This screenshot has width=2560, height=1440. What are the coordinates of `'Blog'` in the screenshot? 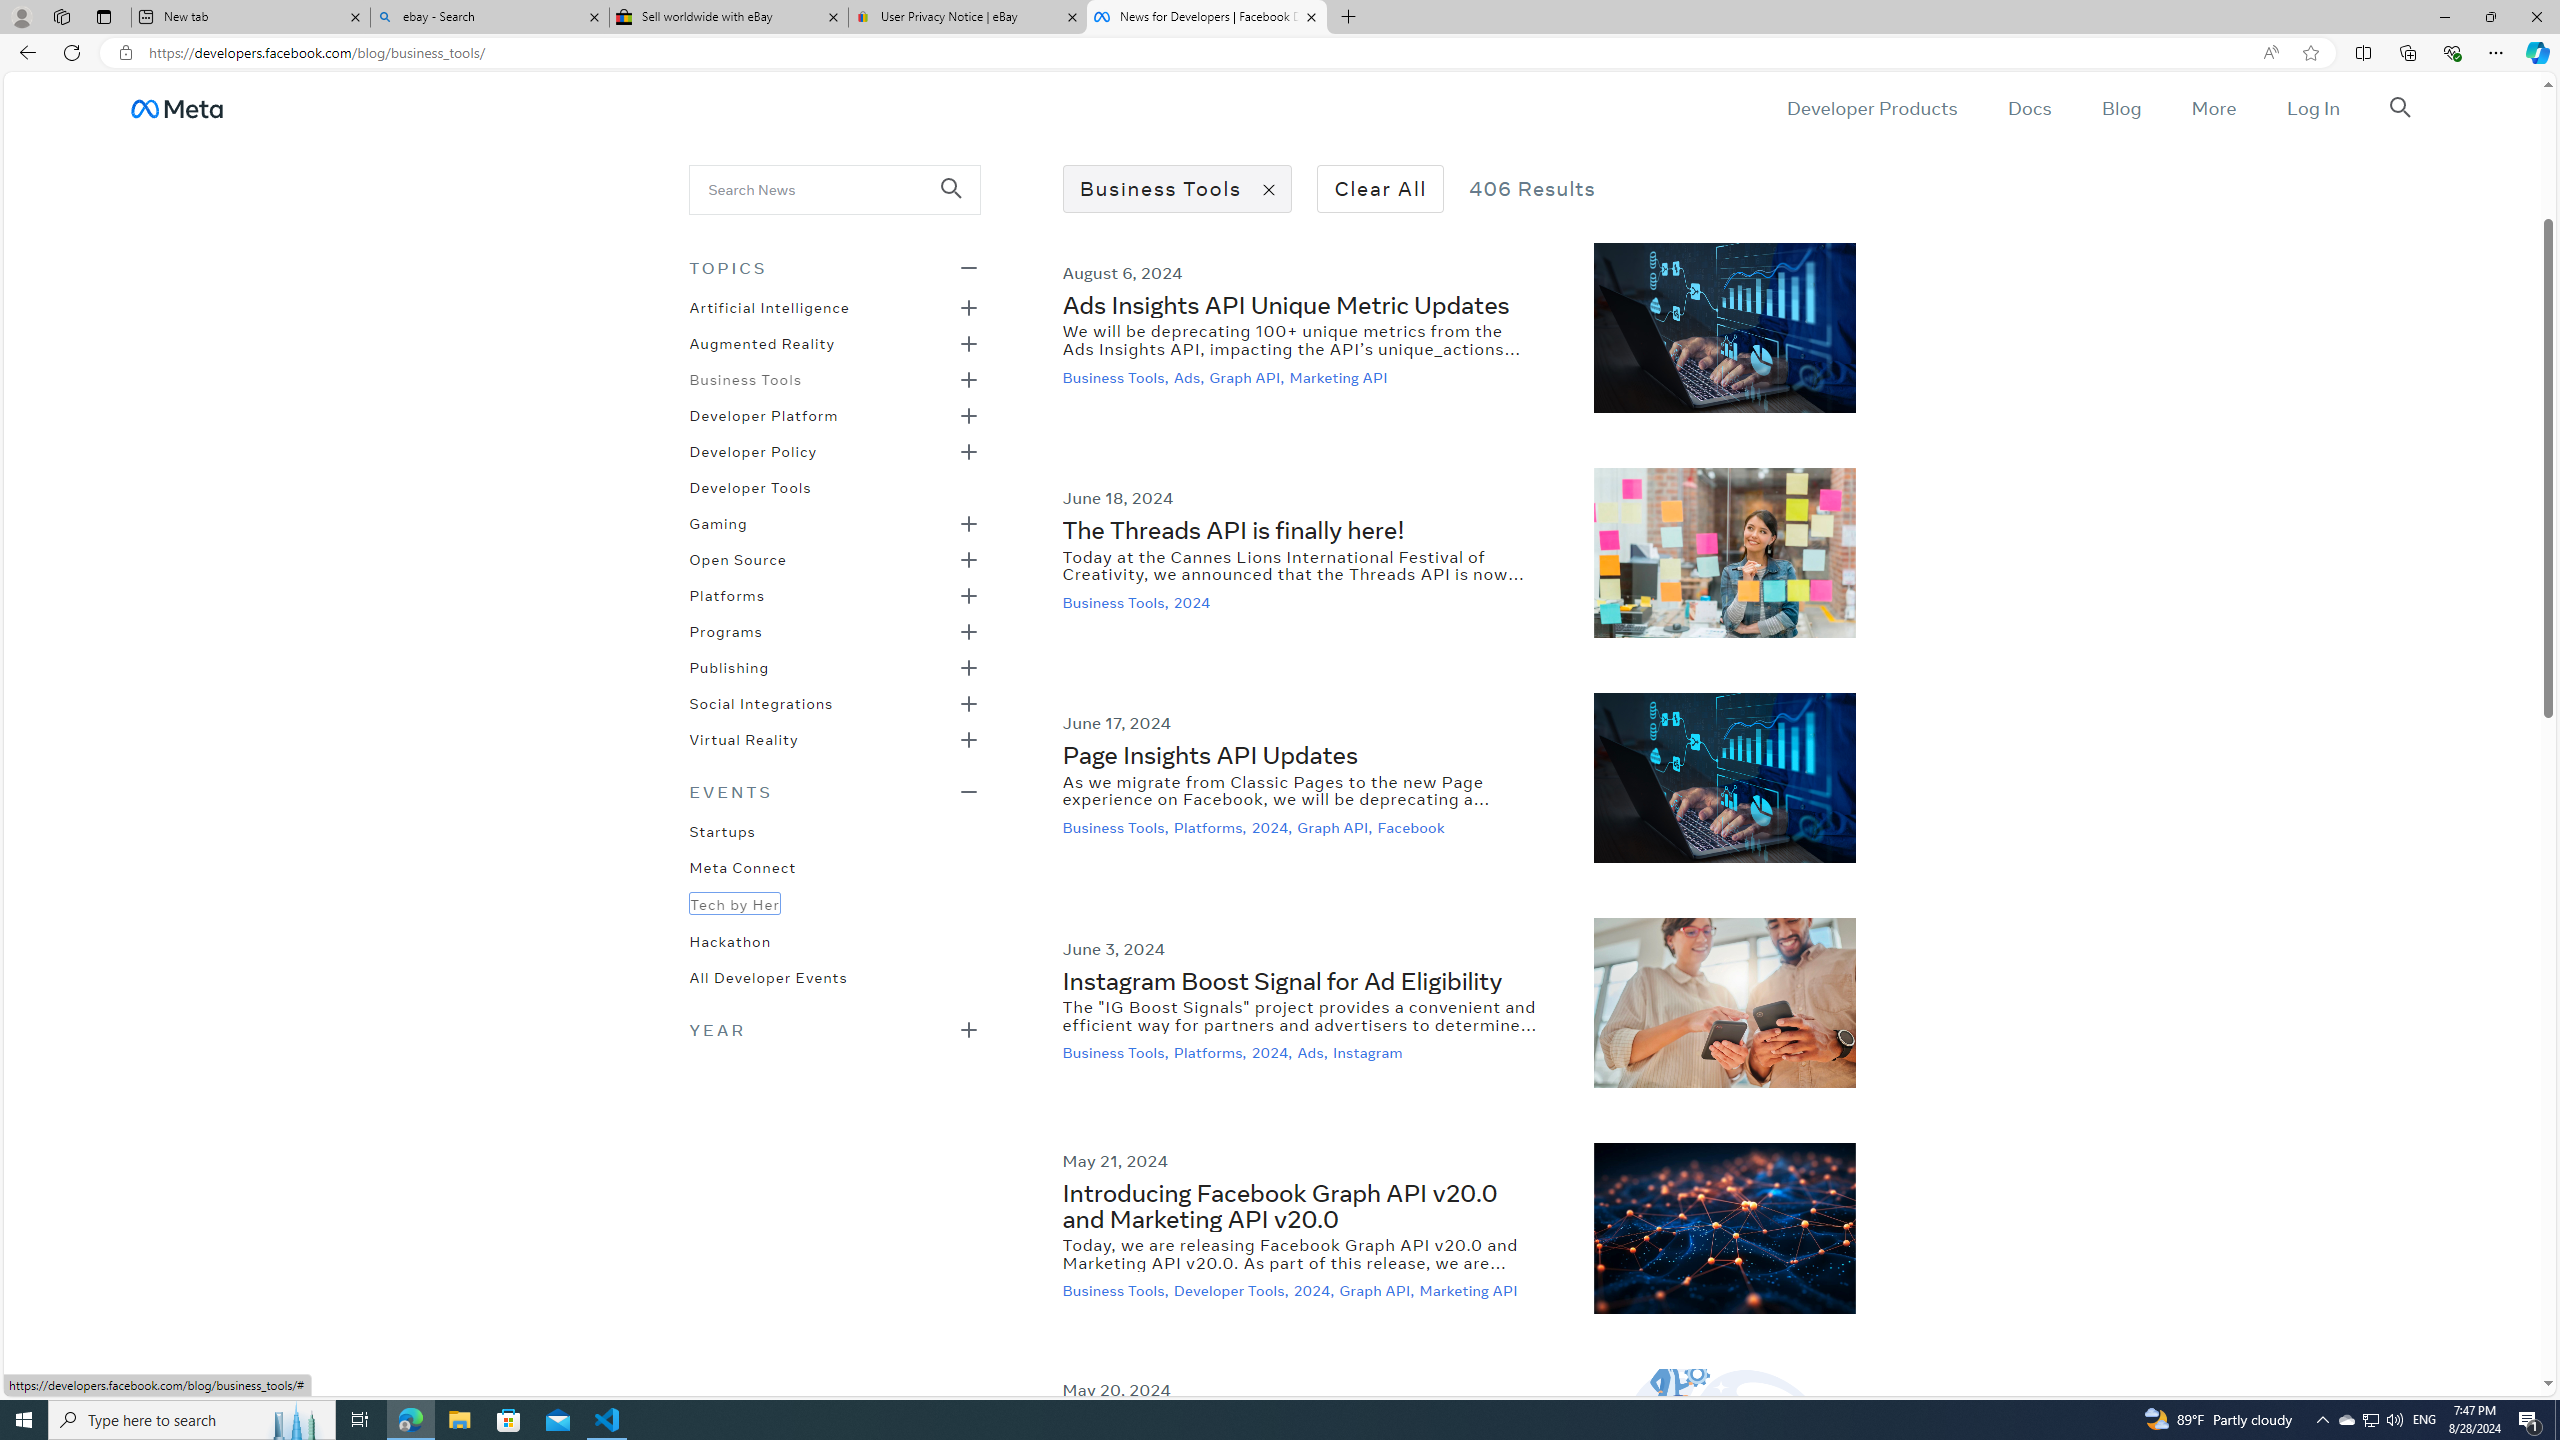 It's located at (2119, 107).